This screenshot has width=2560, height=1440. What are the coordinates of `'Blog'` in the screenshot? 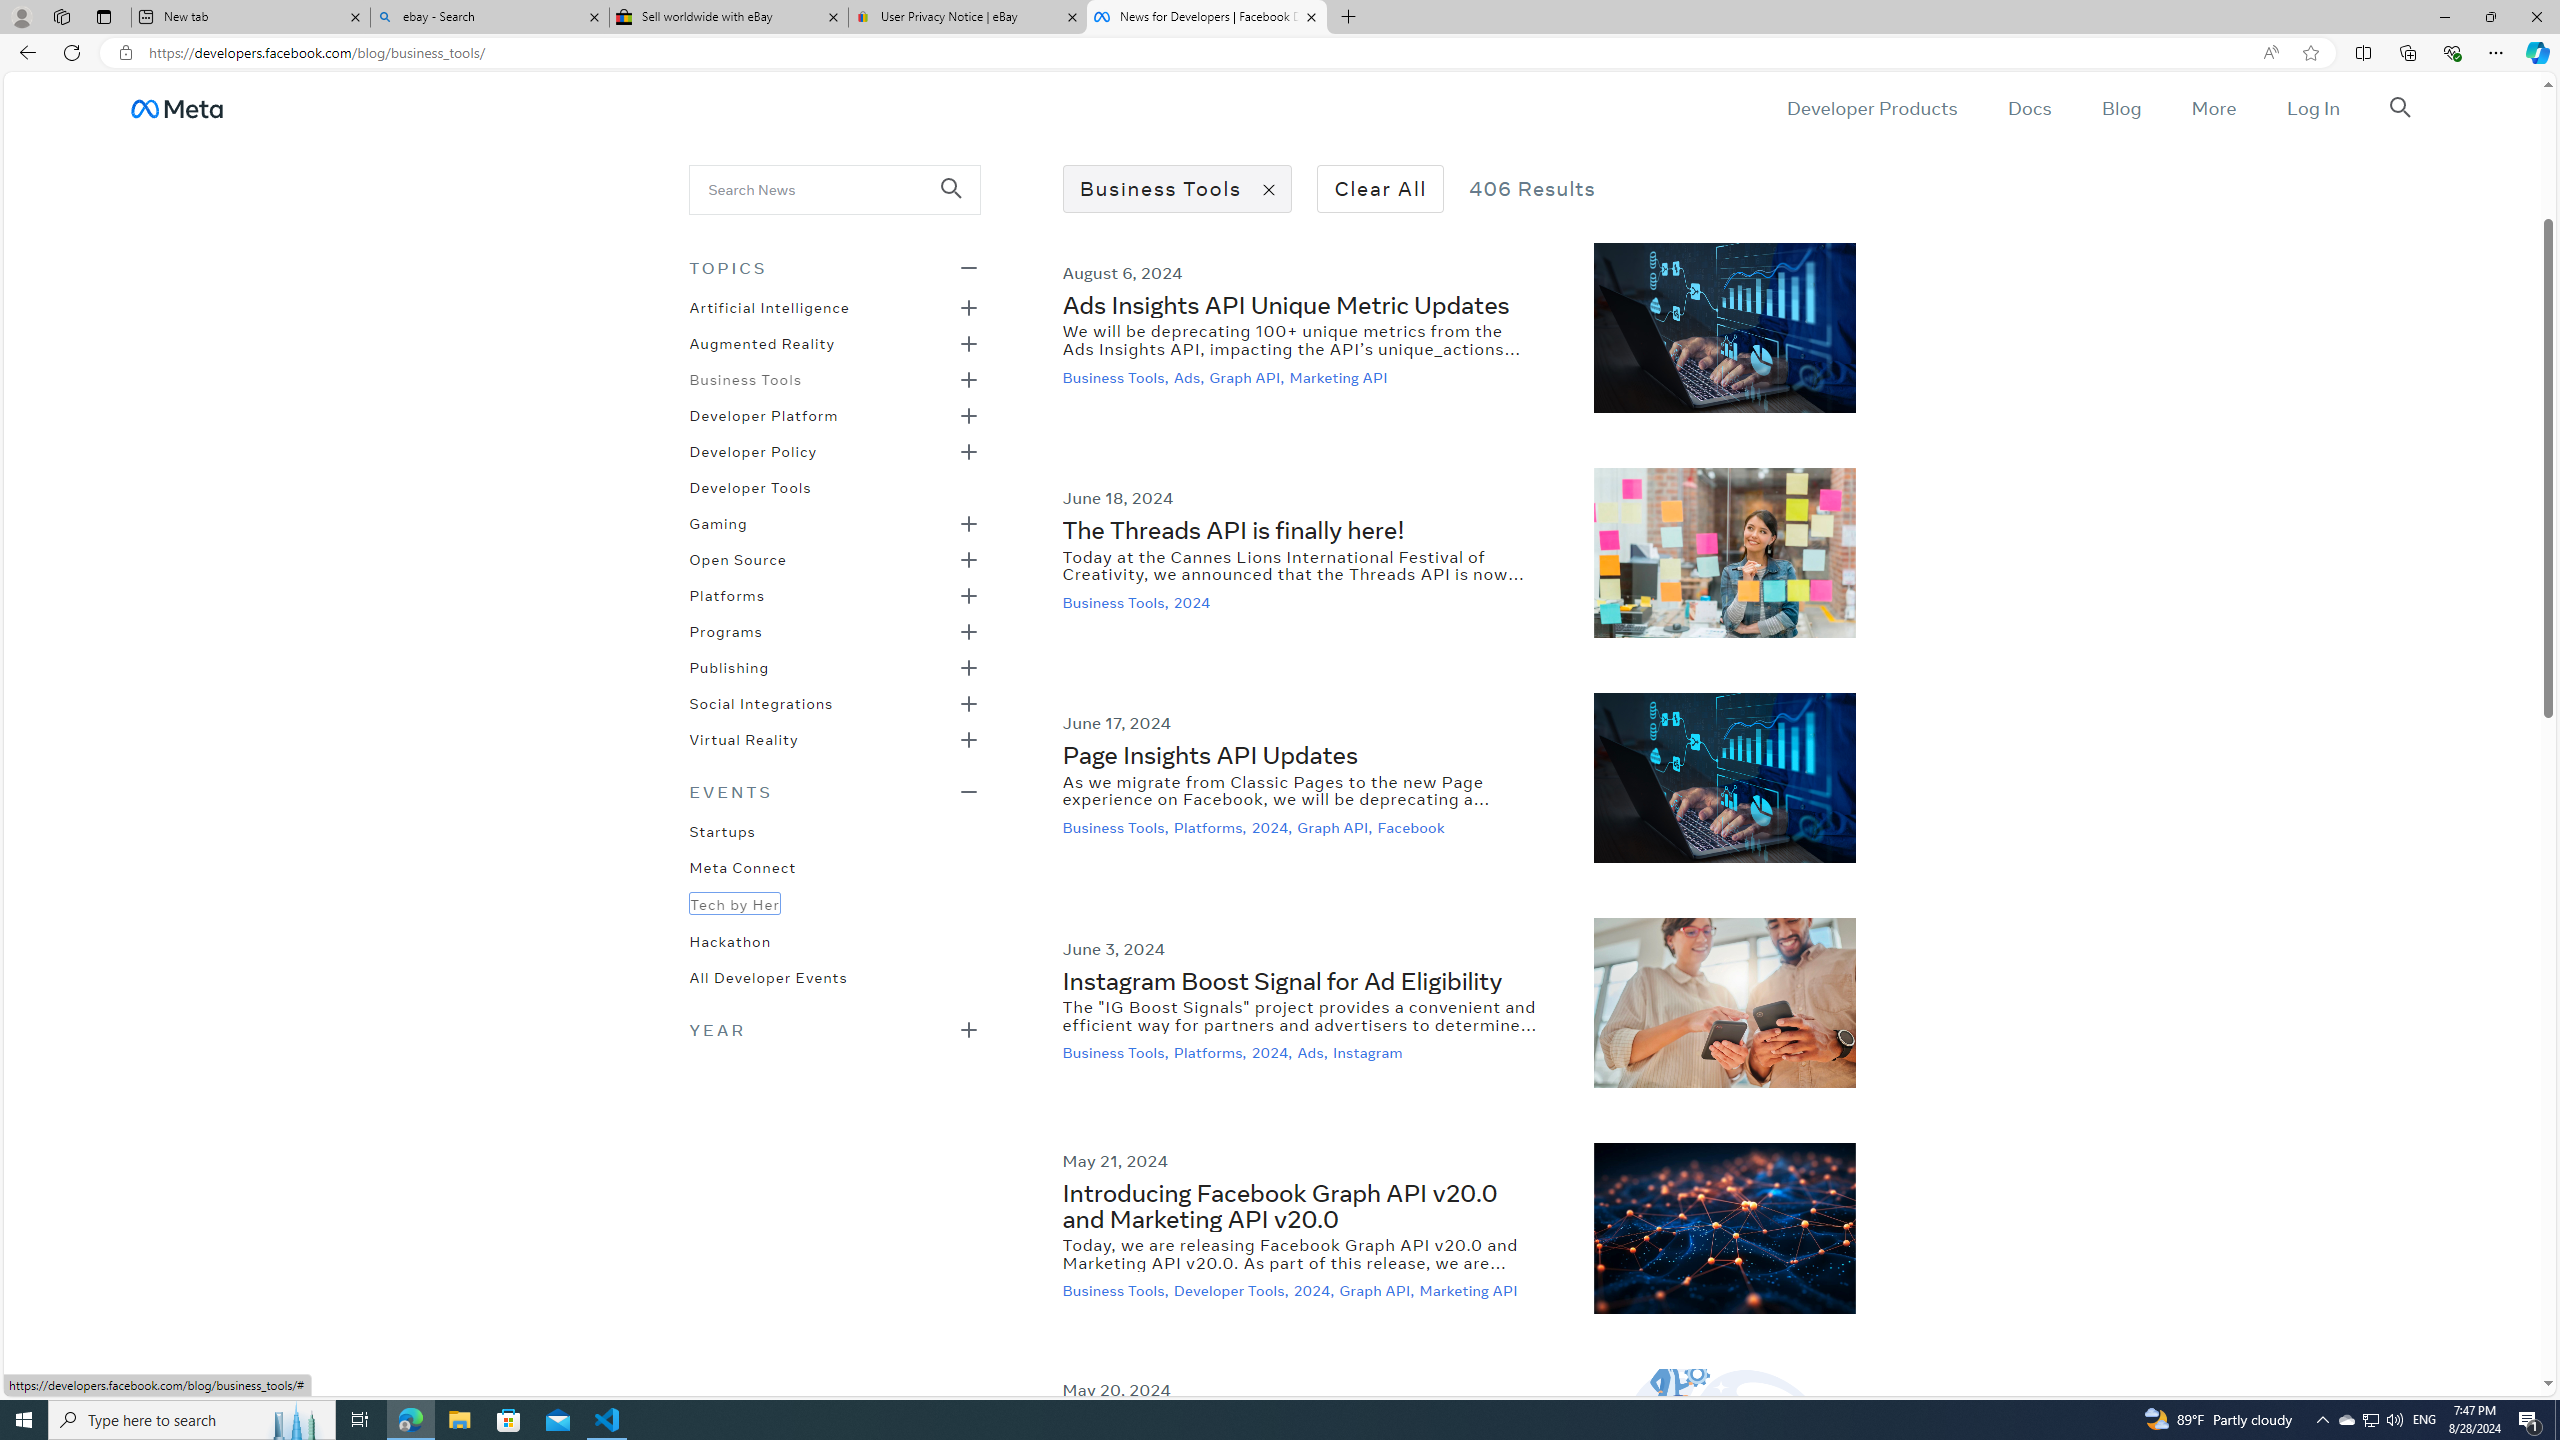 It's located at (2119, 107).